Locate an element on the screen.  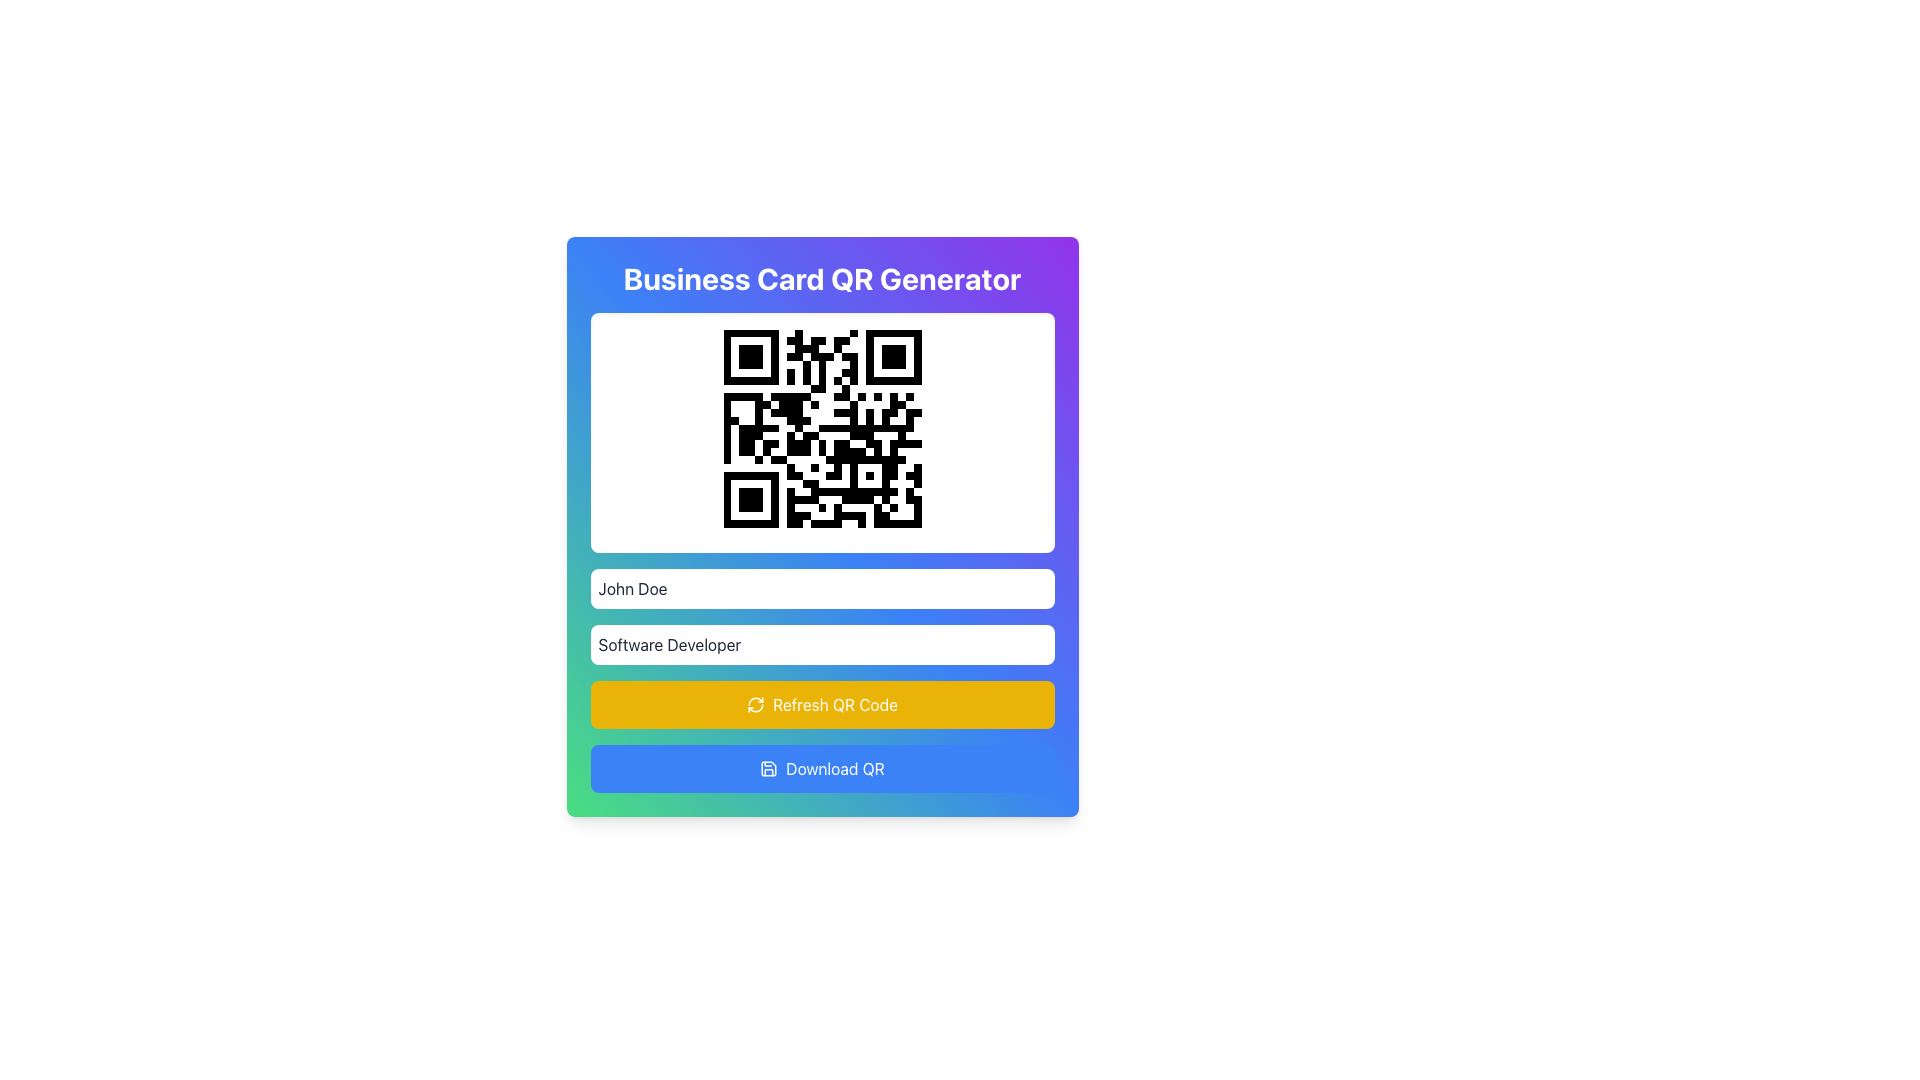
the floppy disk icon that indicates a save action, located to the left of the 'Download QR' text within the blue download button is located at coordinates (768, 767).